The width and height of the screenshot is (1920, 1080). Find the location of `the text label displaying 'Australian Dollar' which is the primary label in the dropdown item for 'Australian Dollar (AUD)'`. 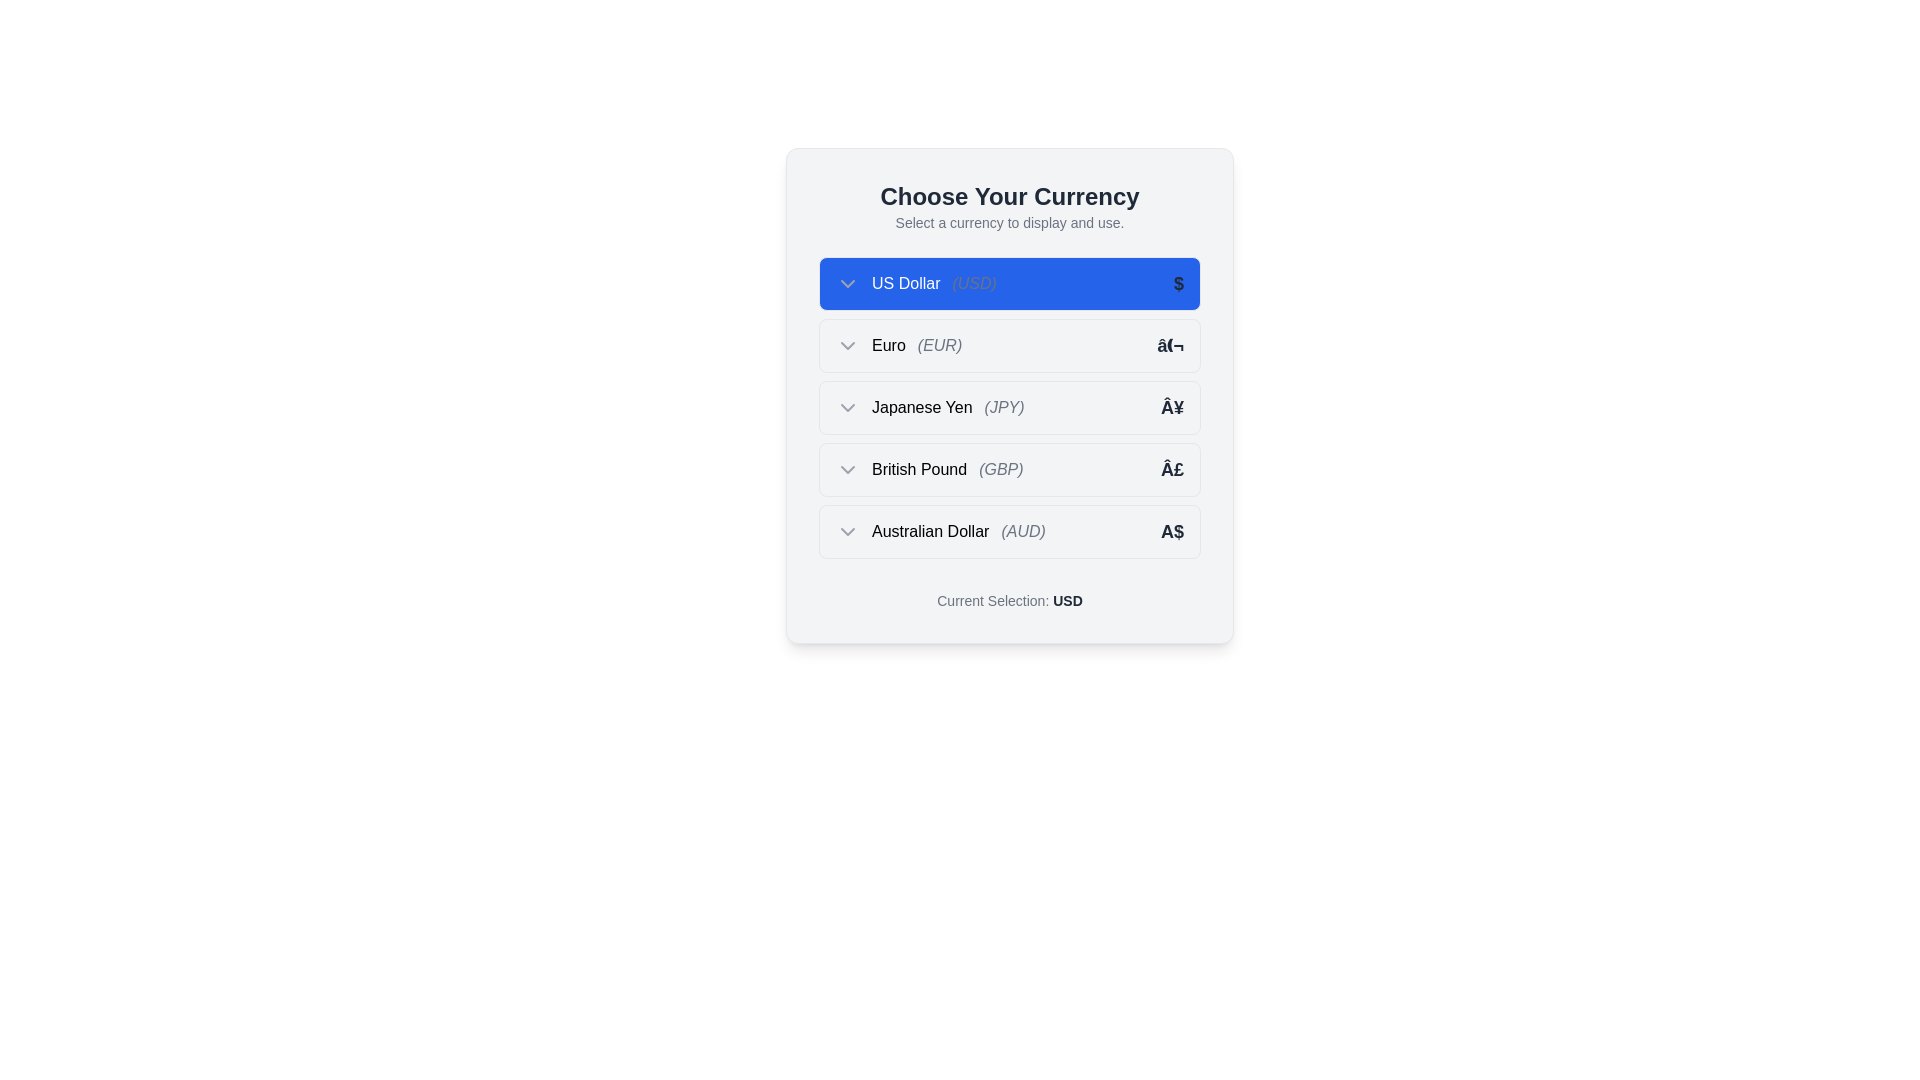

the text label displaying 'Australian Dollar' which is the primary label in the dropdown item for 'Australian Dollar (AUD)' is located at coordinates (929, 531).